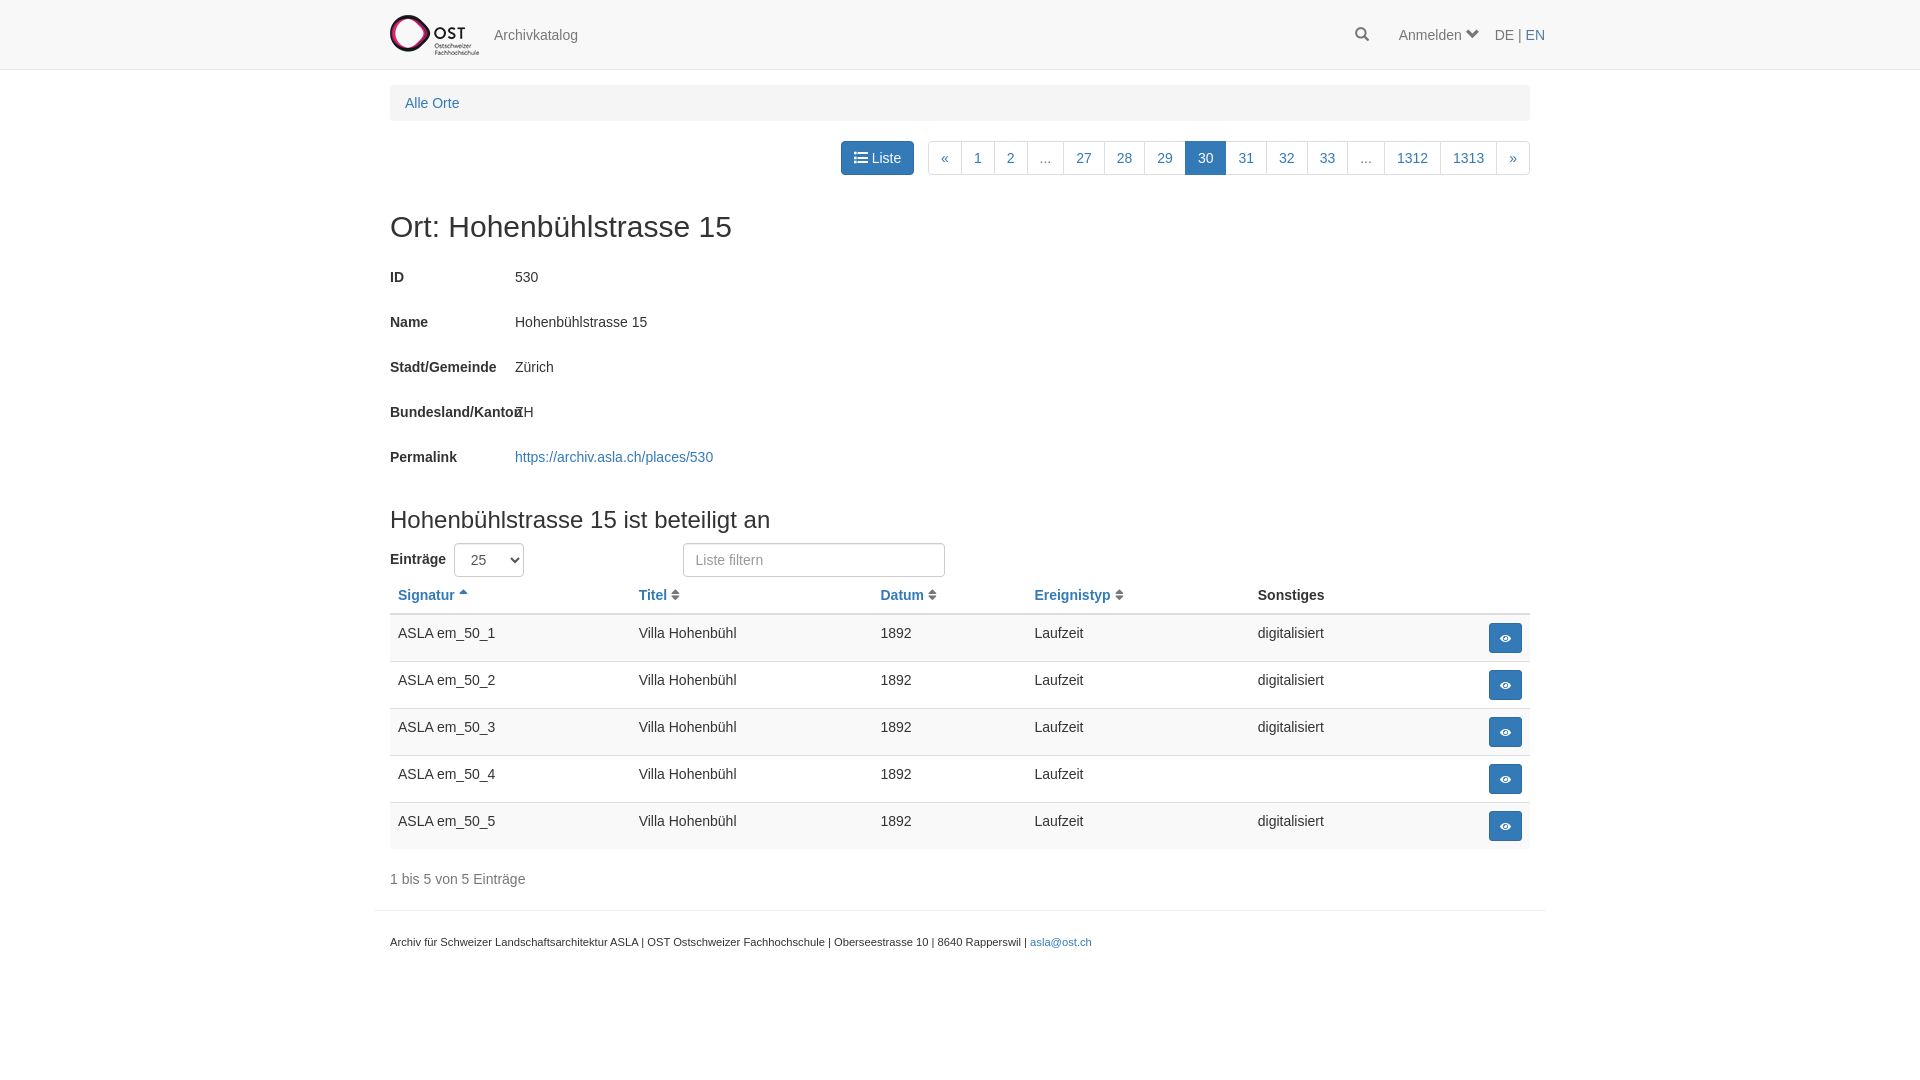 The height and width of the screenshot is (1080, 1920). I want to click on 'DE', so click(1494, 34).